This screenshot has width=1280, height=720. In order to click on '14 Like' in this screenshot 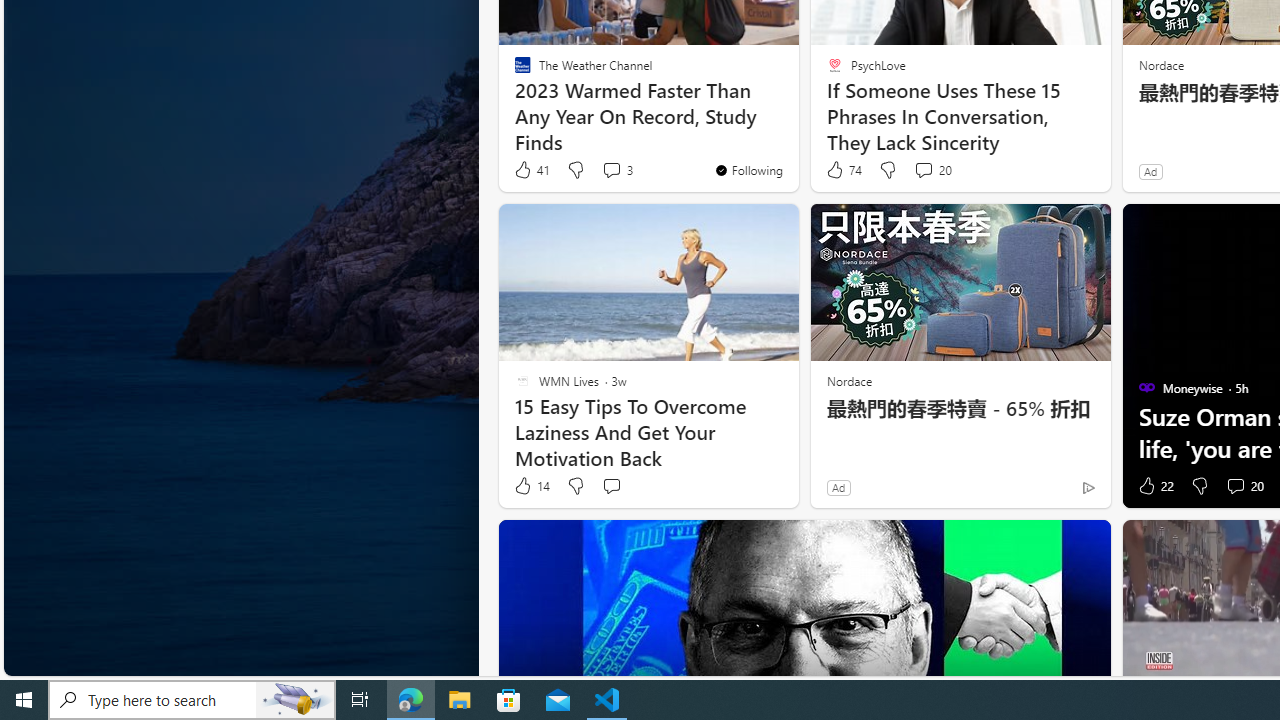, I will do `click(531, 486)`.